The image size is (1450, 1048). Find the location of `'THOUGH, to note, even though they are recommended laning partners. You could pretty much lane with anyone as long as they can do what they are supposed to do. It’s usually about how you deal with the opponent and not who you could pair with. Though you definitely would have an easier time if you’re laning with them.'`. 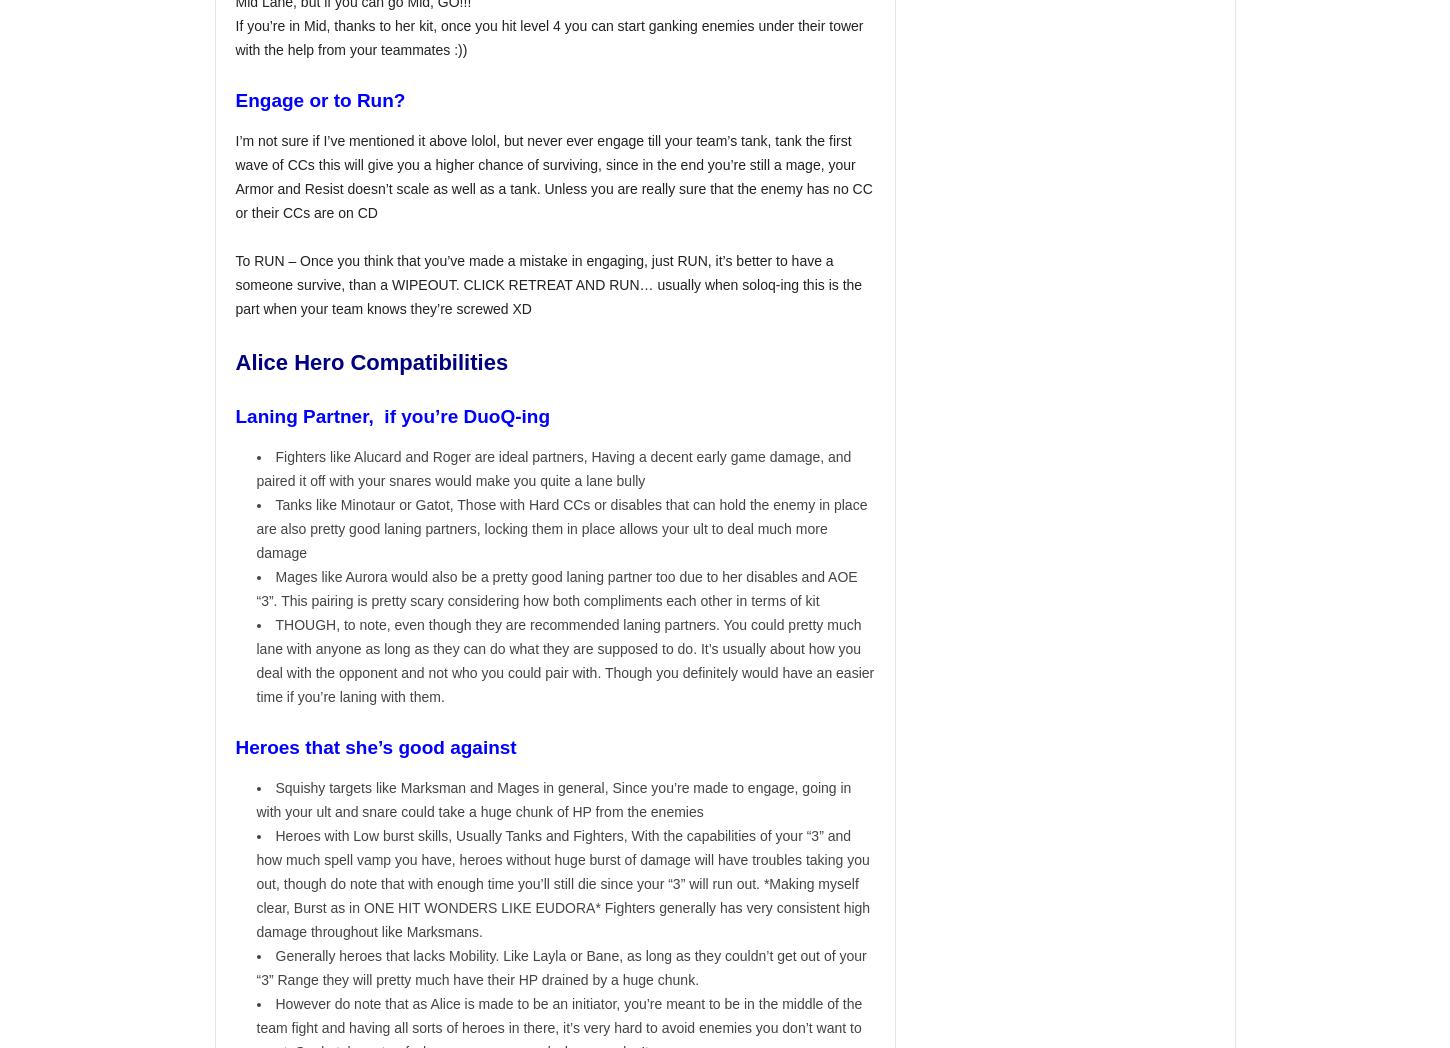

'THOUGH, to note, even though they are recommended laning partners. You could pretty much lane with anyone as long as they can do what they are supposed to do. It’s usually about how you deal with the opponent and not who you could pair with. Though you definitely would have an easier time if you’re laning with them.' is located at coordinates (565, 660).